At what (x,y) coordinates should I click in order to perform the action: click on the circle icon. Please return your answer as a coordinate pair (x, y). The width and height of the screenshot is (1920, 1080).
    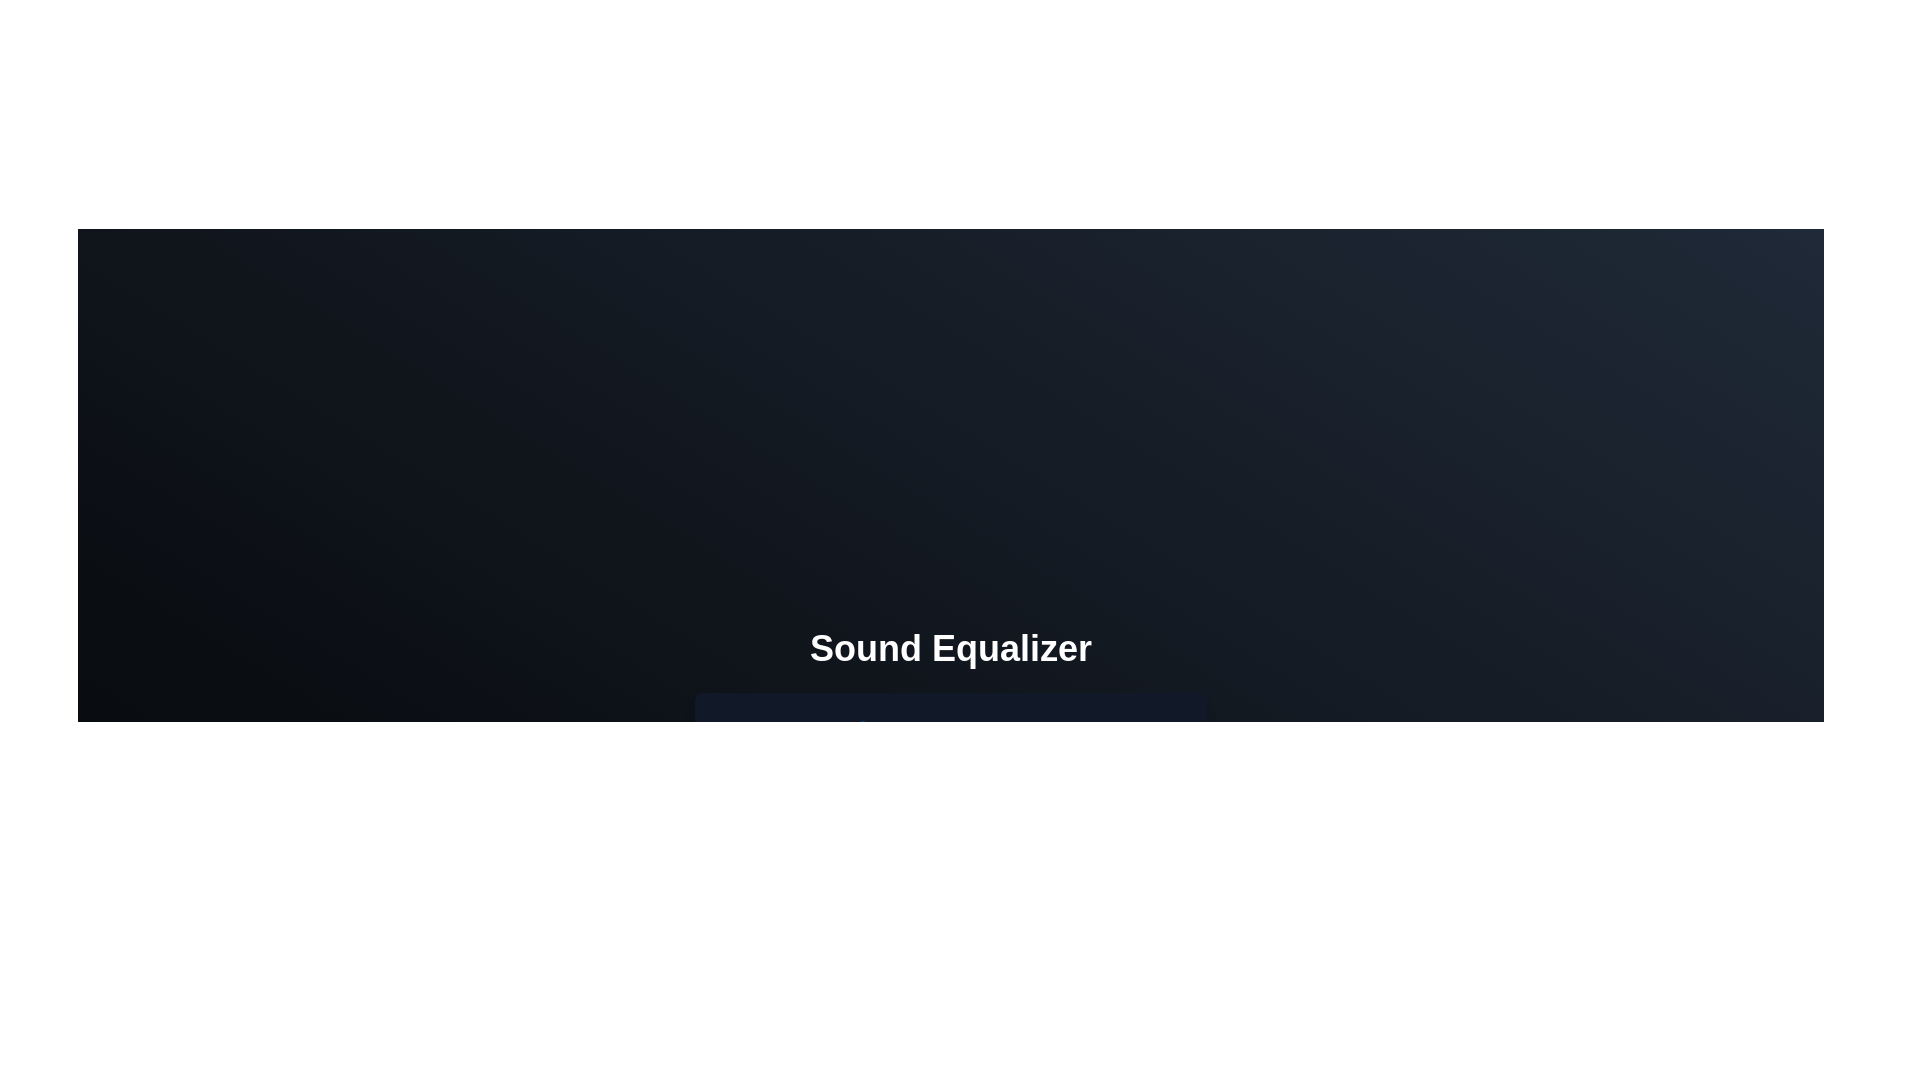
    Looking at the image, I should click on (979, 887).